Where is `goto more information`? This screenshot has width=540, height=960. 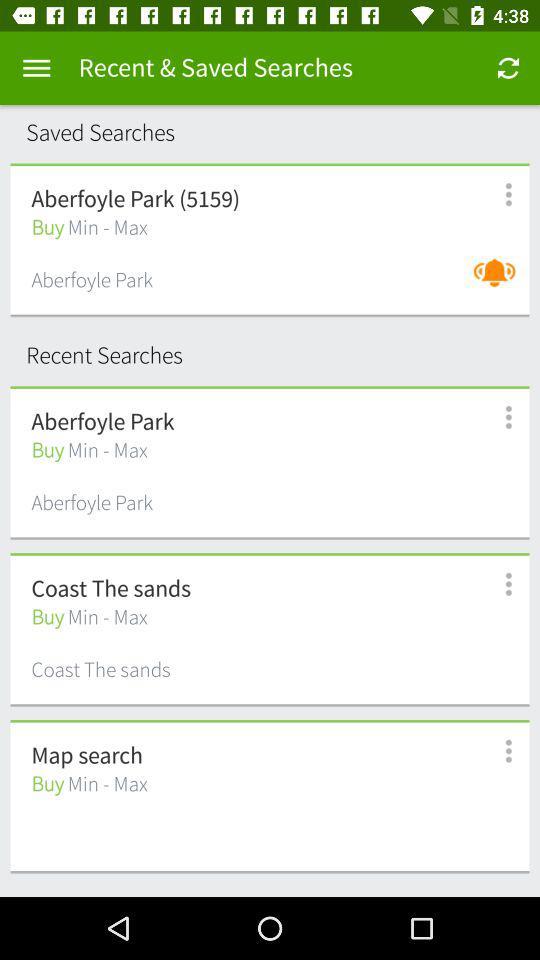 goto more information is located at coordinates (496, 416).